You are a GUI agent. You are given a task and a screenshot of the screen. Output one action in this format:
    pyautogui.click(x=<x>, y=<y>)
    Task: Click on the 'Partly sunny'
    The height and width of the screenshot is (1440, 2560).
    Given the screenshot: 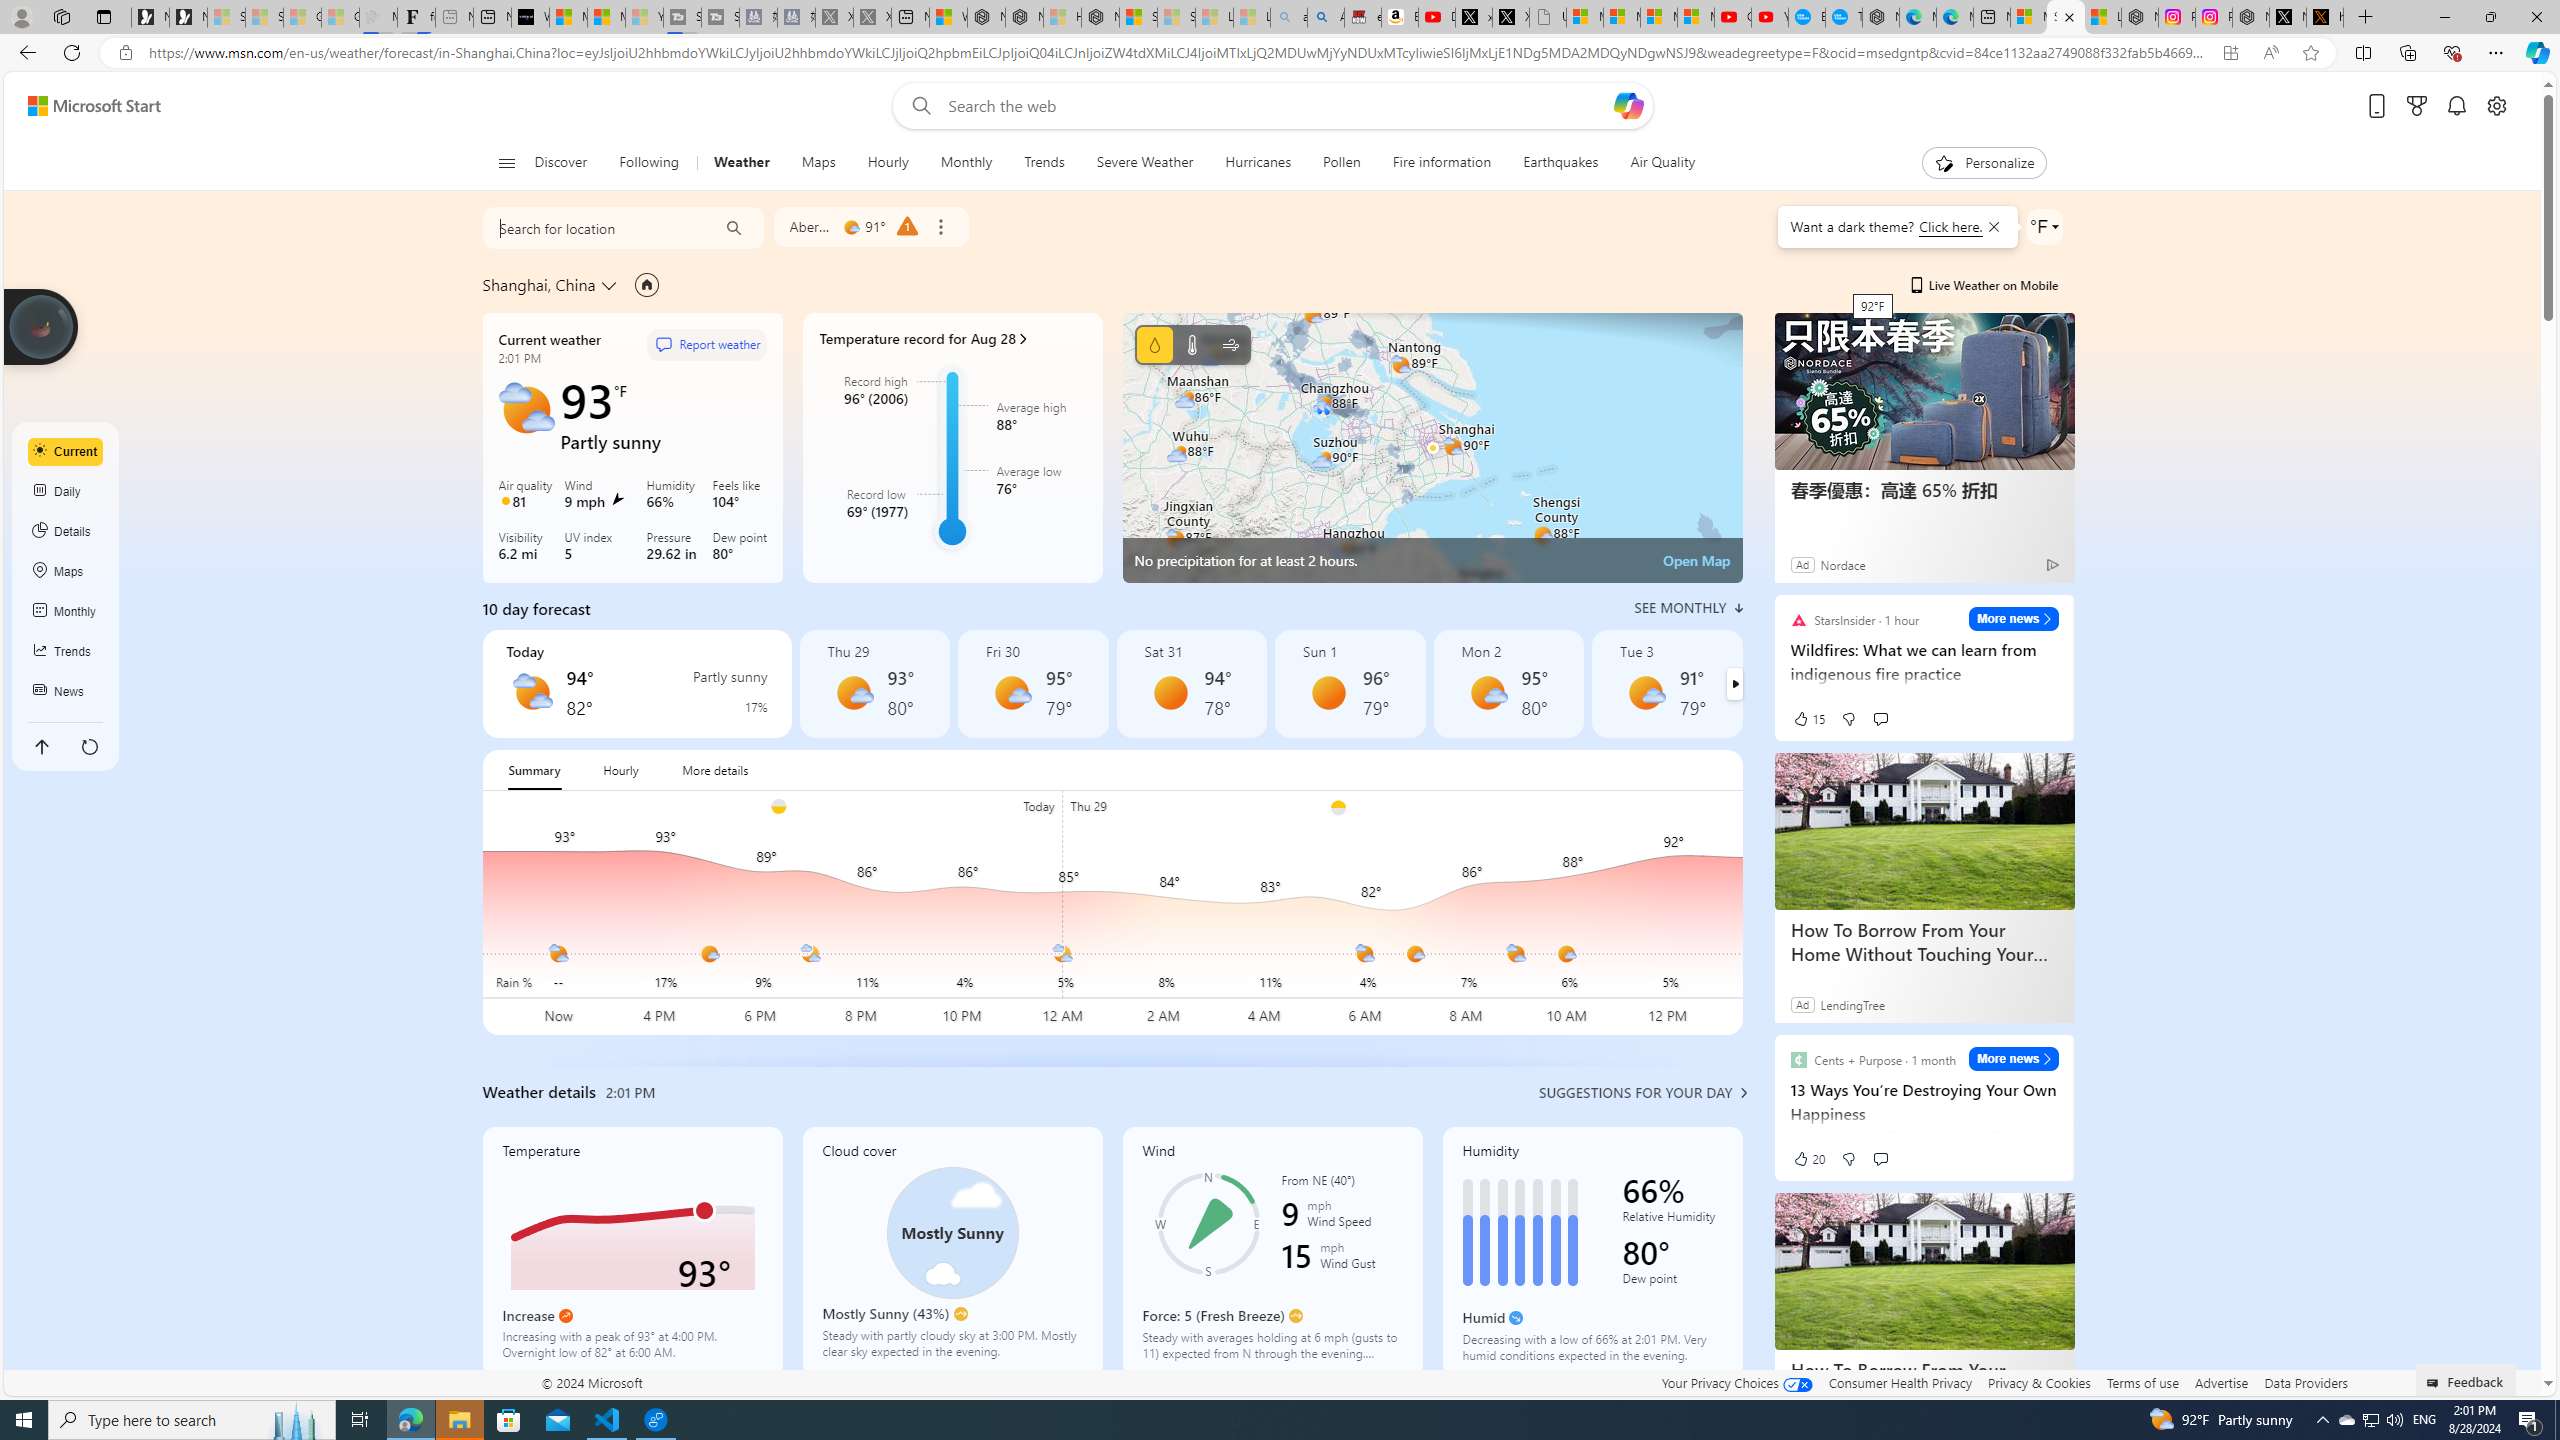 What is the action you would take?
    pyautogui.click(x=531, y=692)
    